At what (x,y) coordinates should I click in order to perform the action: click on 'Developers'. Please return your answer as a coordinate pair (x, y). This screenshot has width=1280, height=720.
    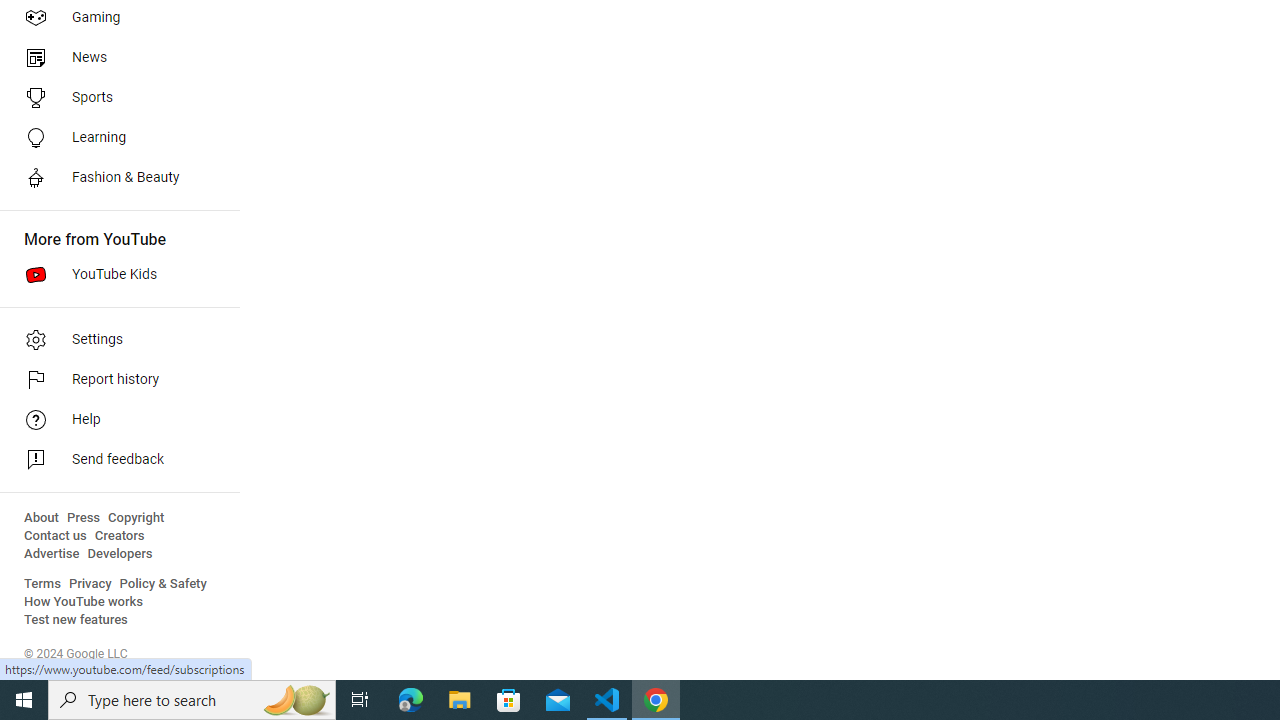
    Looking at the image, I should click on (119, 554).